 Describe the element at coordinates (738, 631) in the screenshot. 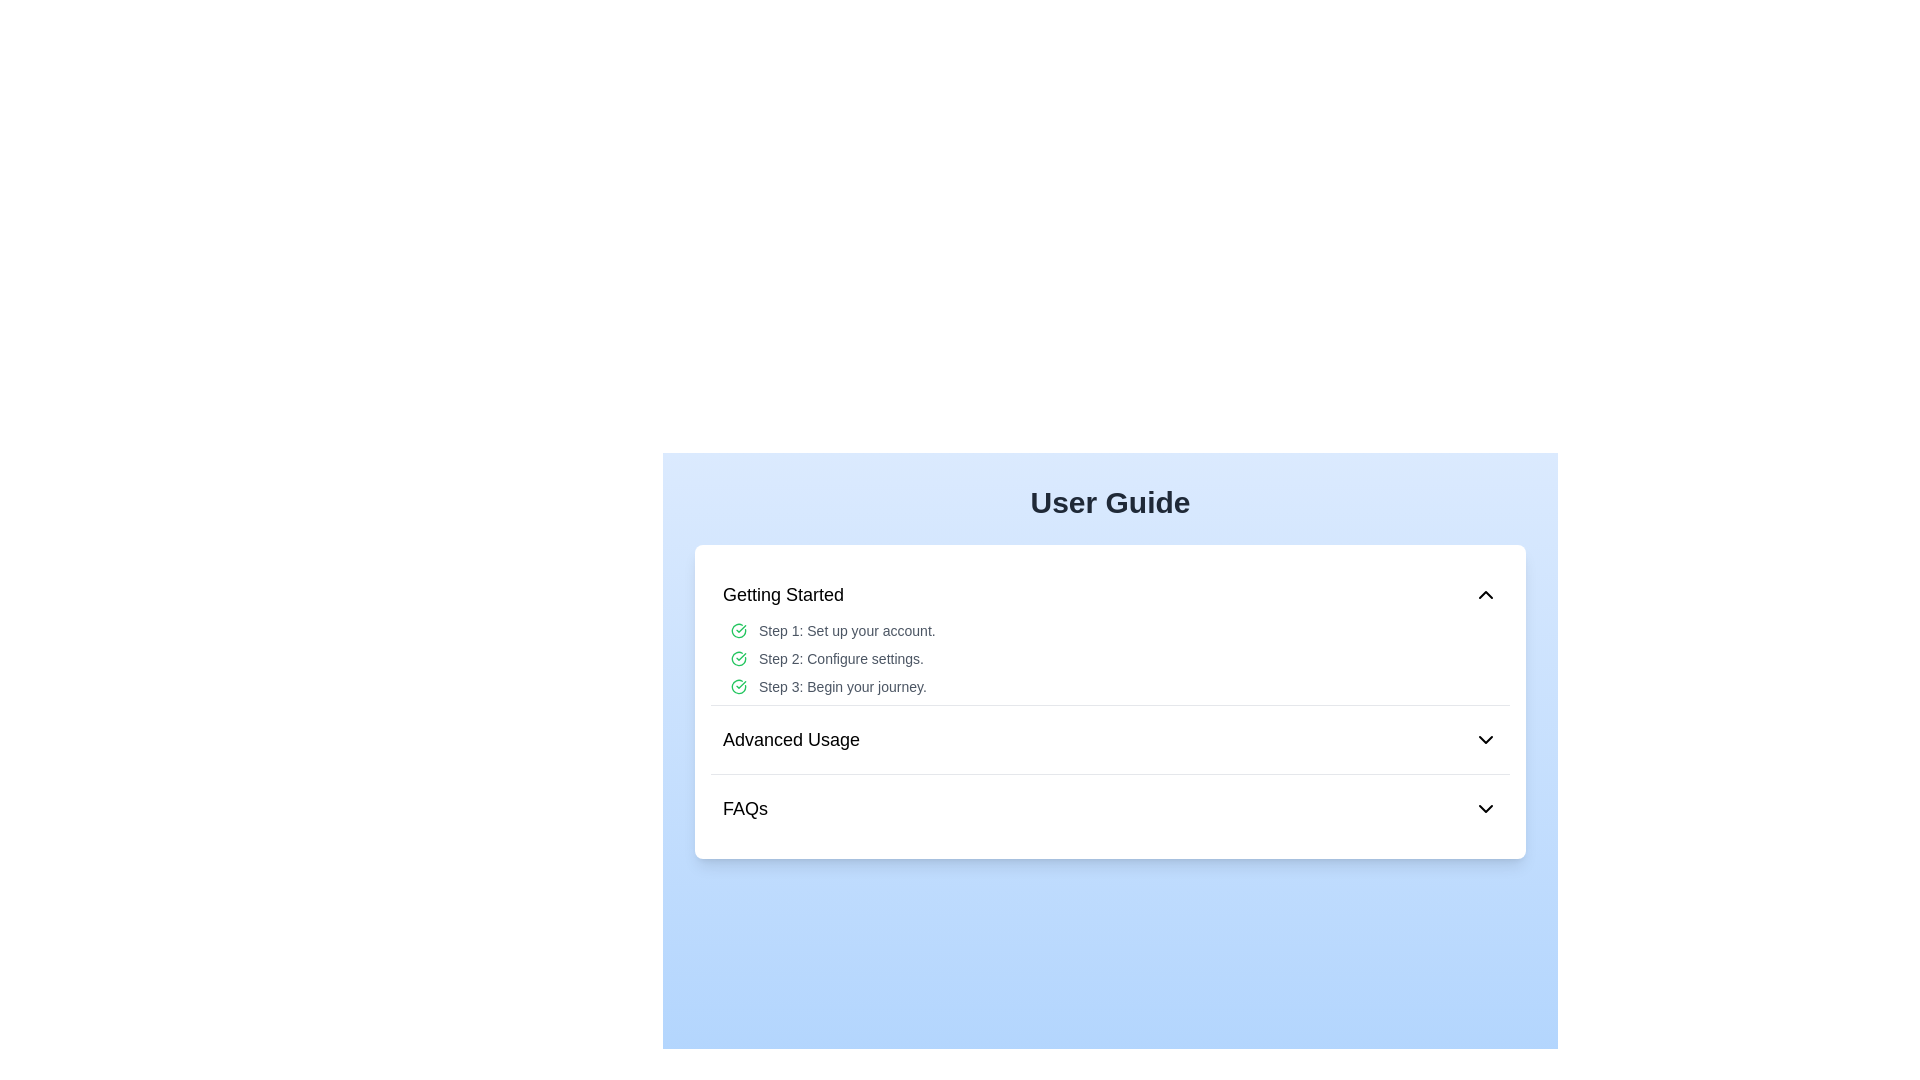

I see `the green circular icon with a checkmark, located adjacent to 'Step 1: Set up your account.'` at that location.